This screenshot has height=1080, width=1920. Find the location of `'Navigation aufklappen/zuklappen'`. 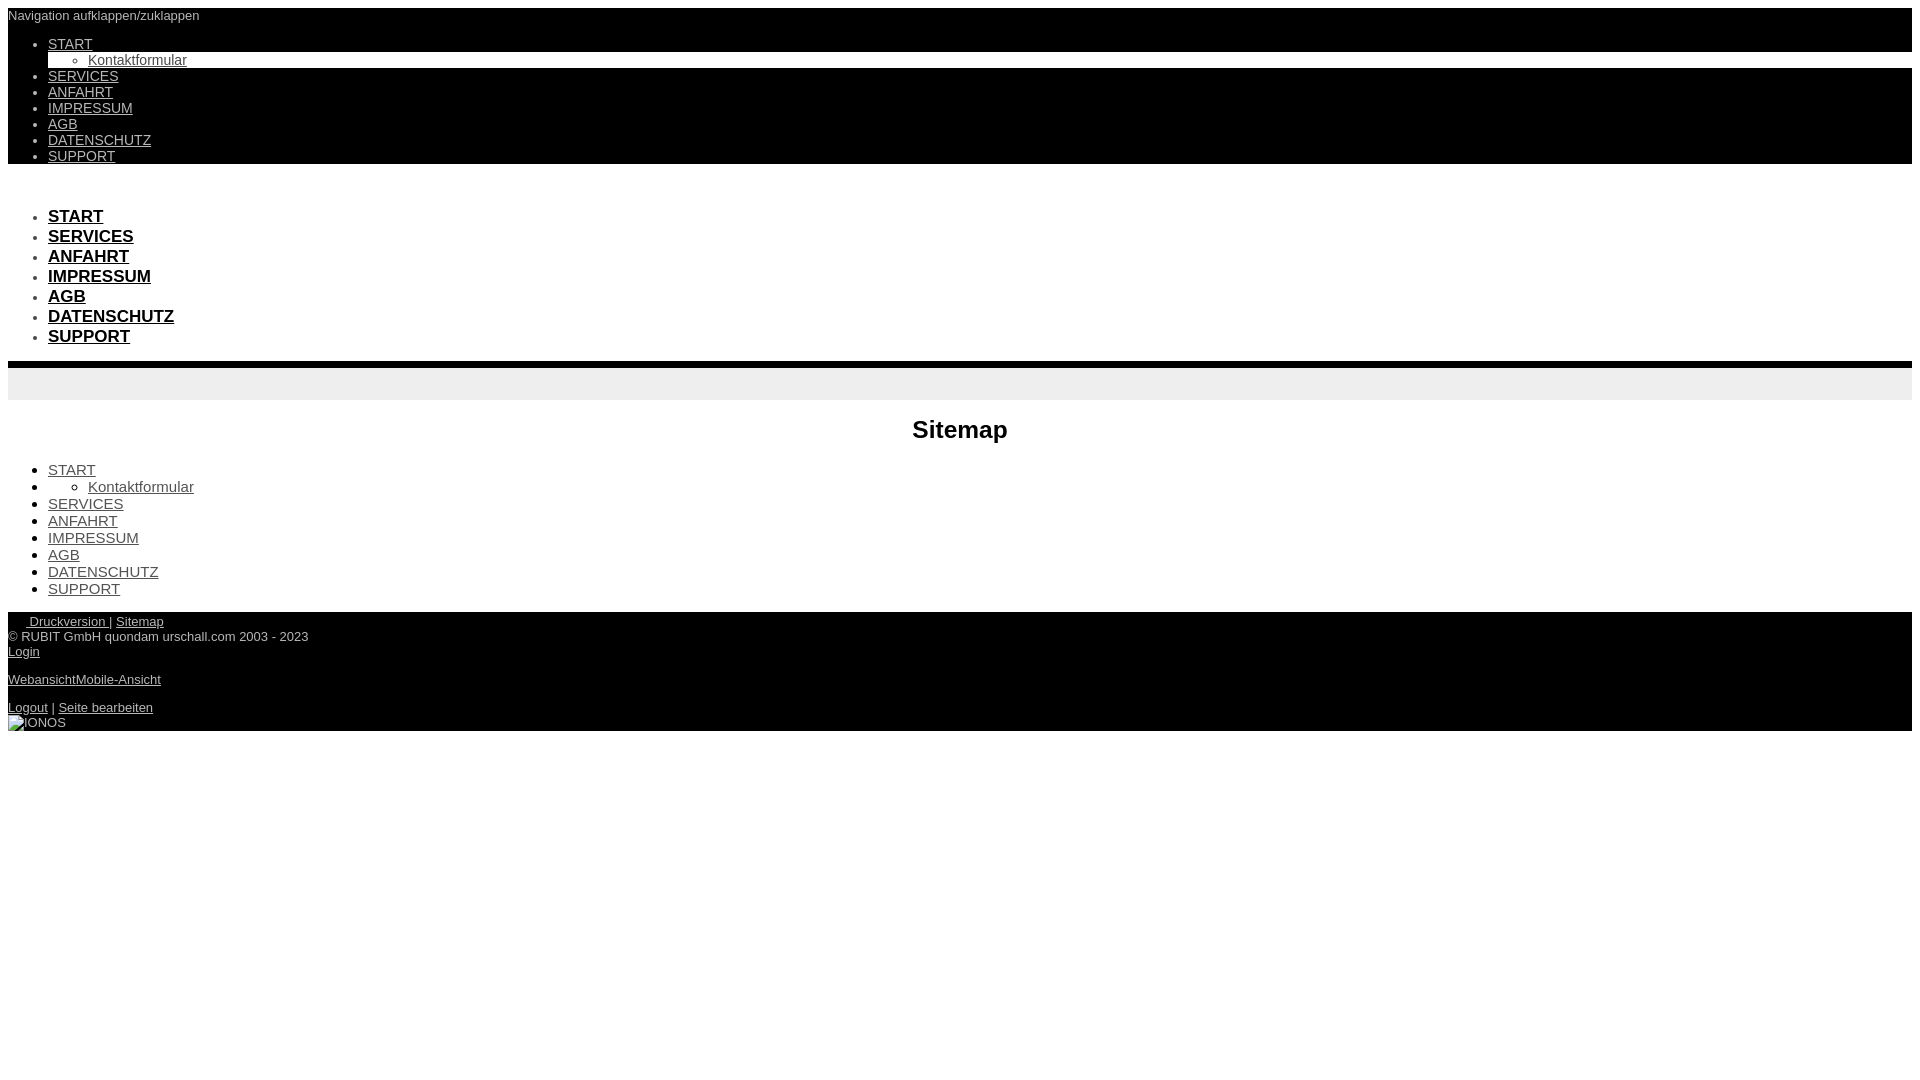

'Navigation aufklappen/zuklappen' is located at coordinates (103, 15).